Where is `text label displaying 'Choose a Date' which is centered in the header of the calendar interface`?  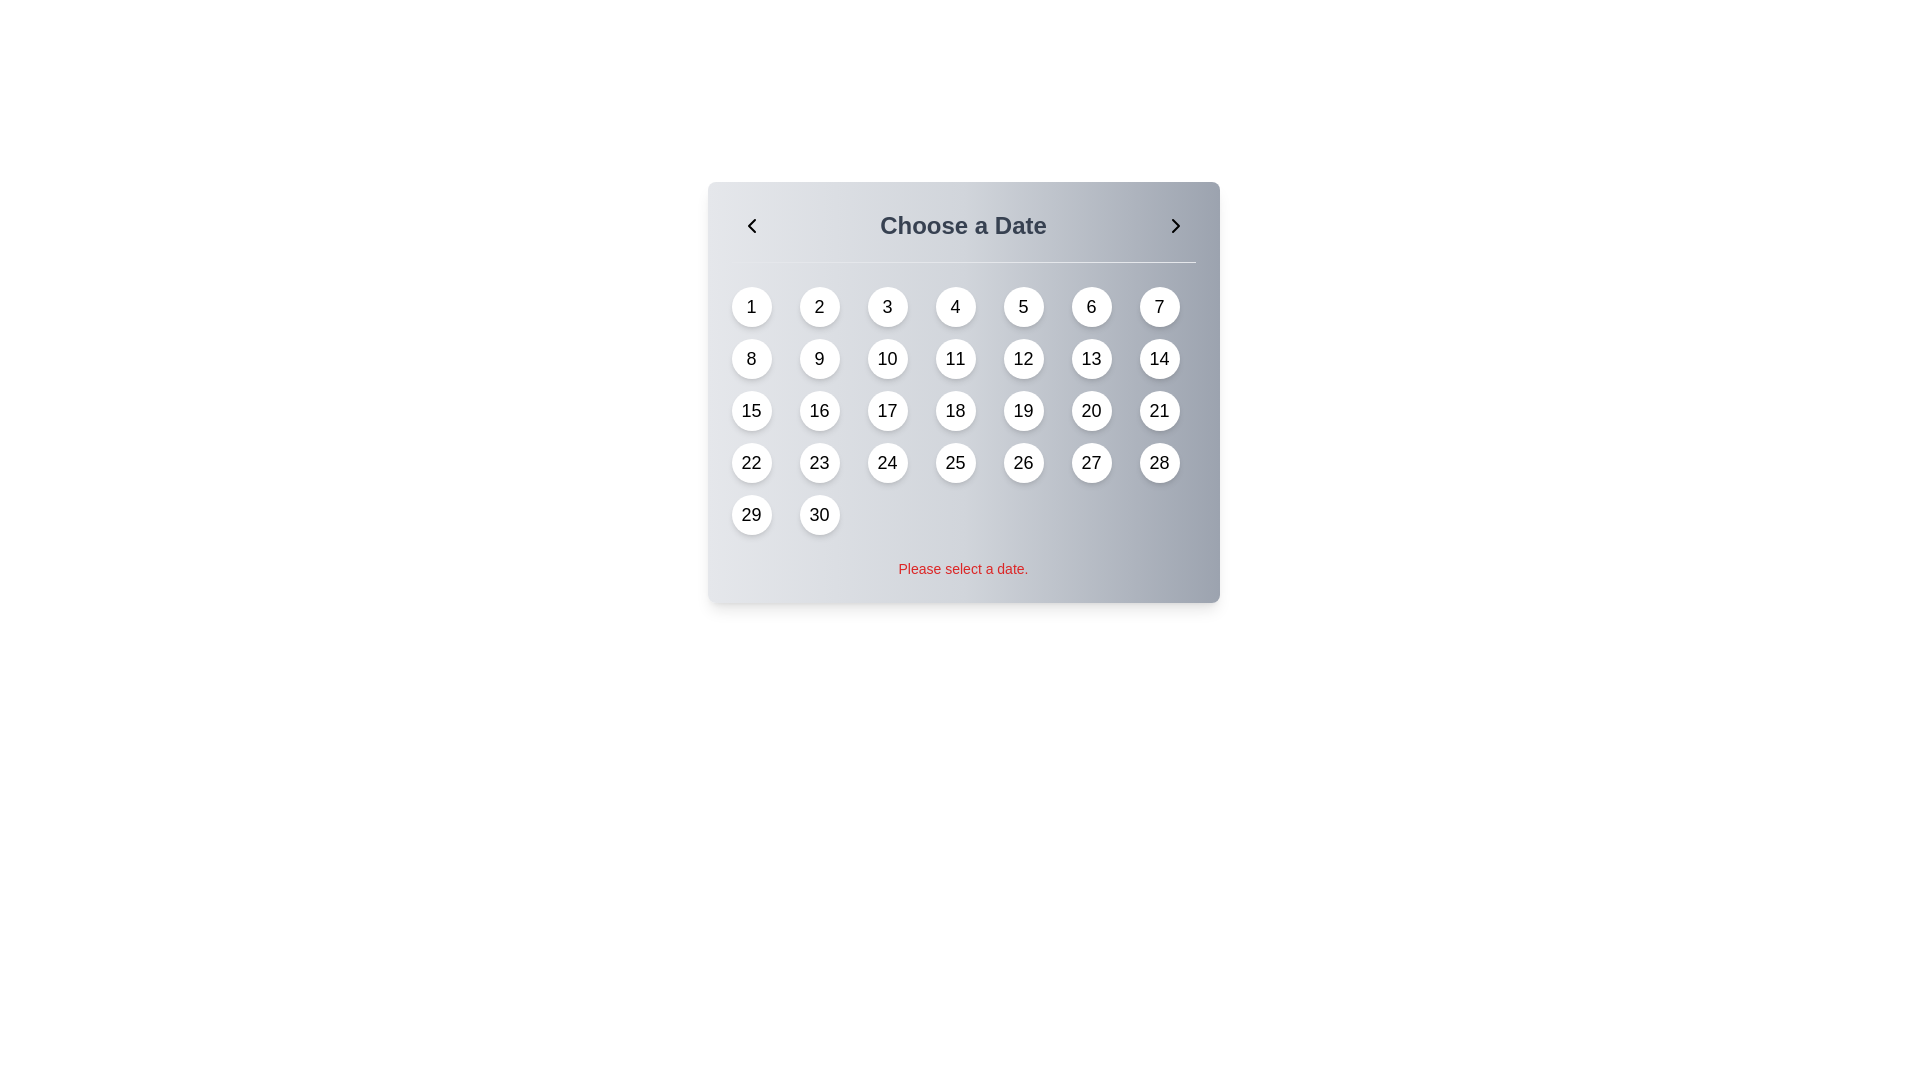
text label displaying 'Choose a Date' which is centered in the header of the calendar interface is located at coordinates (963, 225).